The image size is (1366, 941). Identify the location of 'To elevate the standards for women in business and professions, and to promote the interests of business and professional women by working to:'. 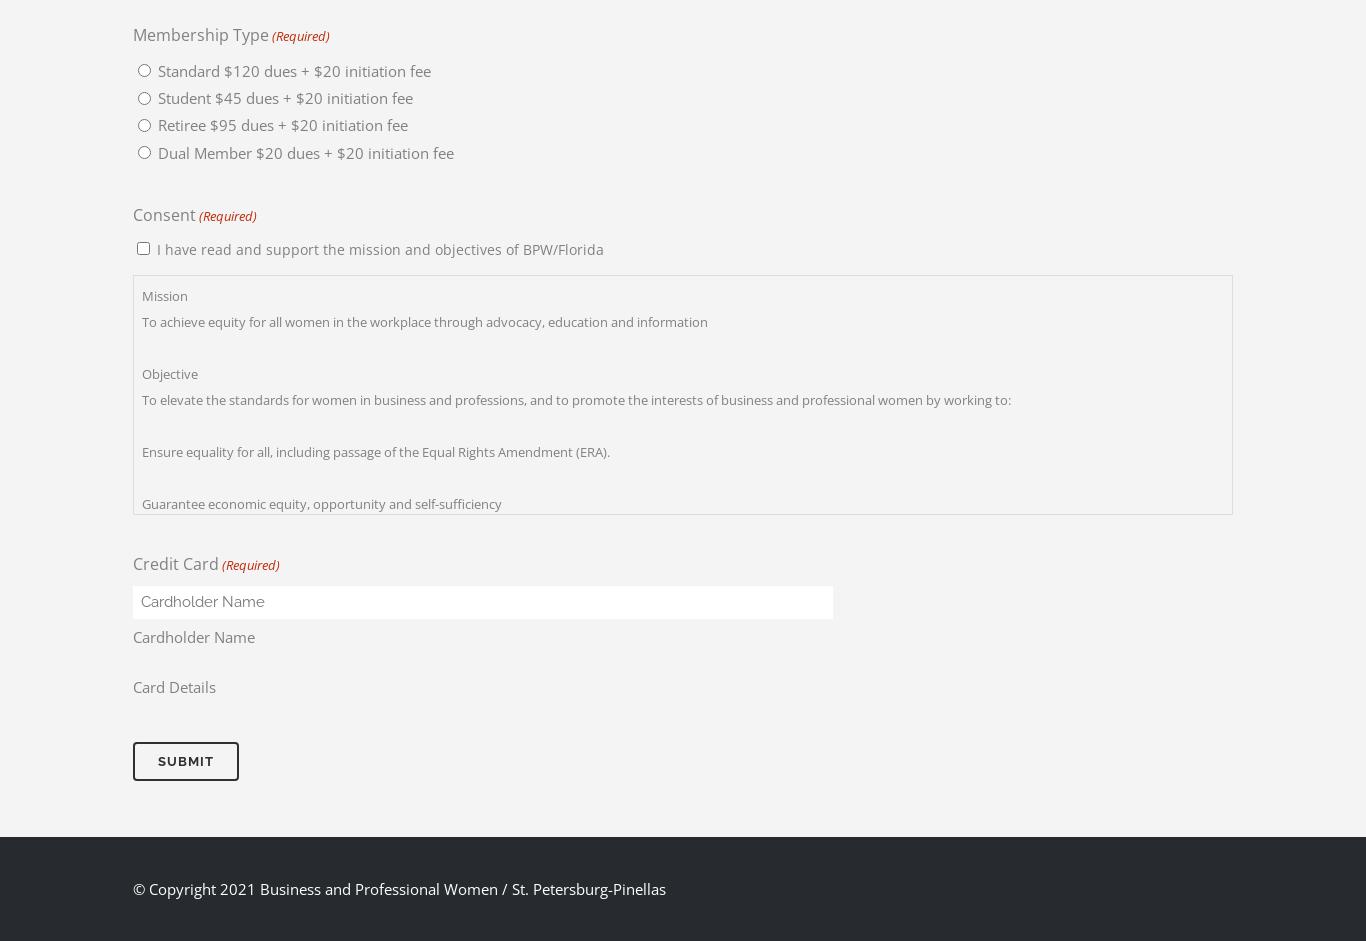
(575, 397).